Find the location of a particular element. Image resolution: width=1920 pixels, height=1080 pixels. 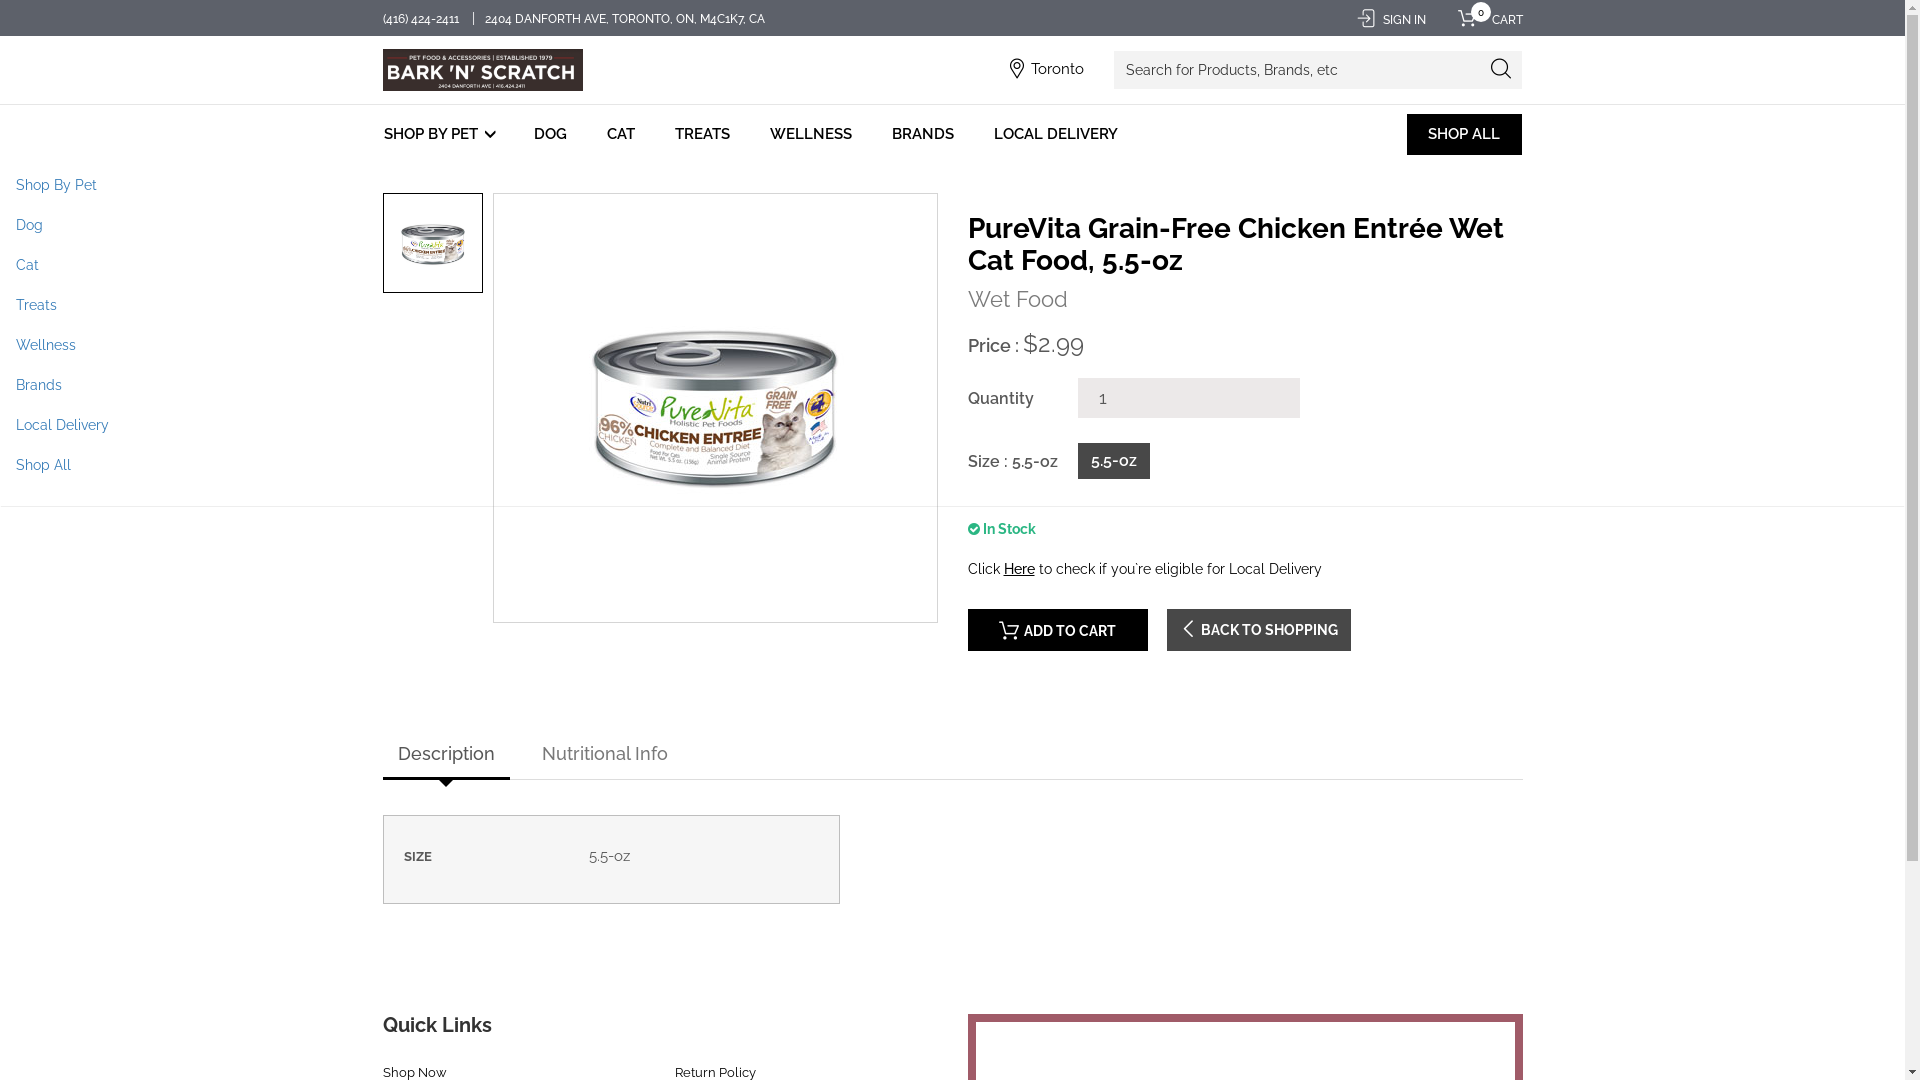

'ADD TO CART' is located at coordinates (1056, 628).